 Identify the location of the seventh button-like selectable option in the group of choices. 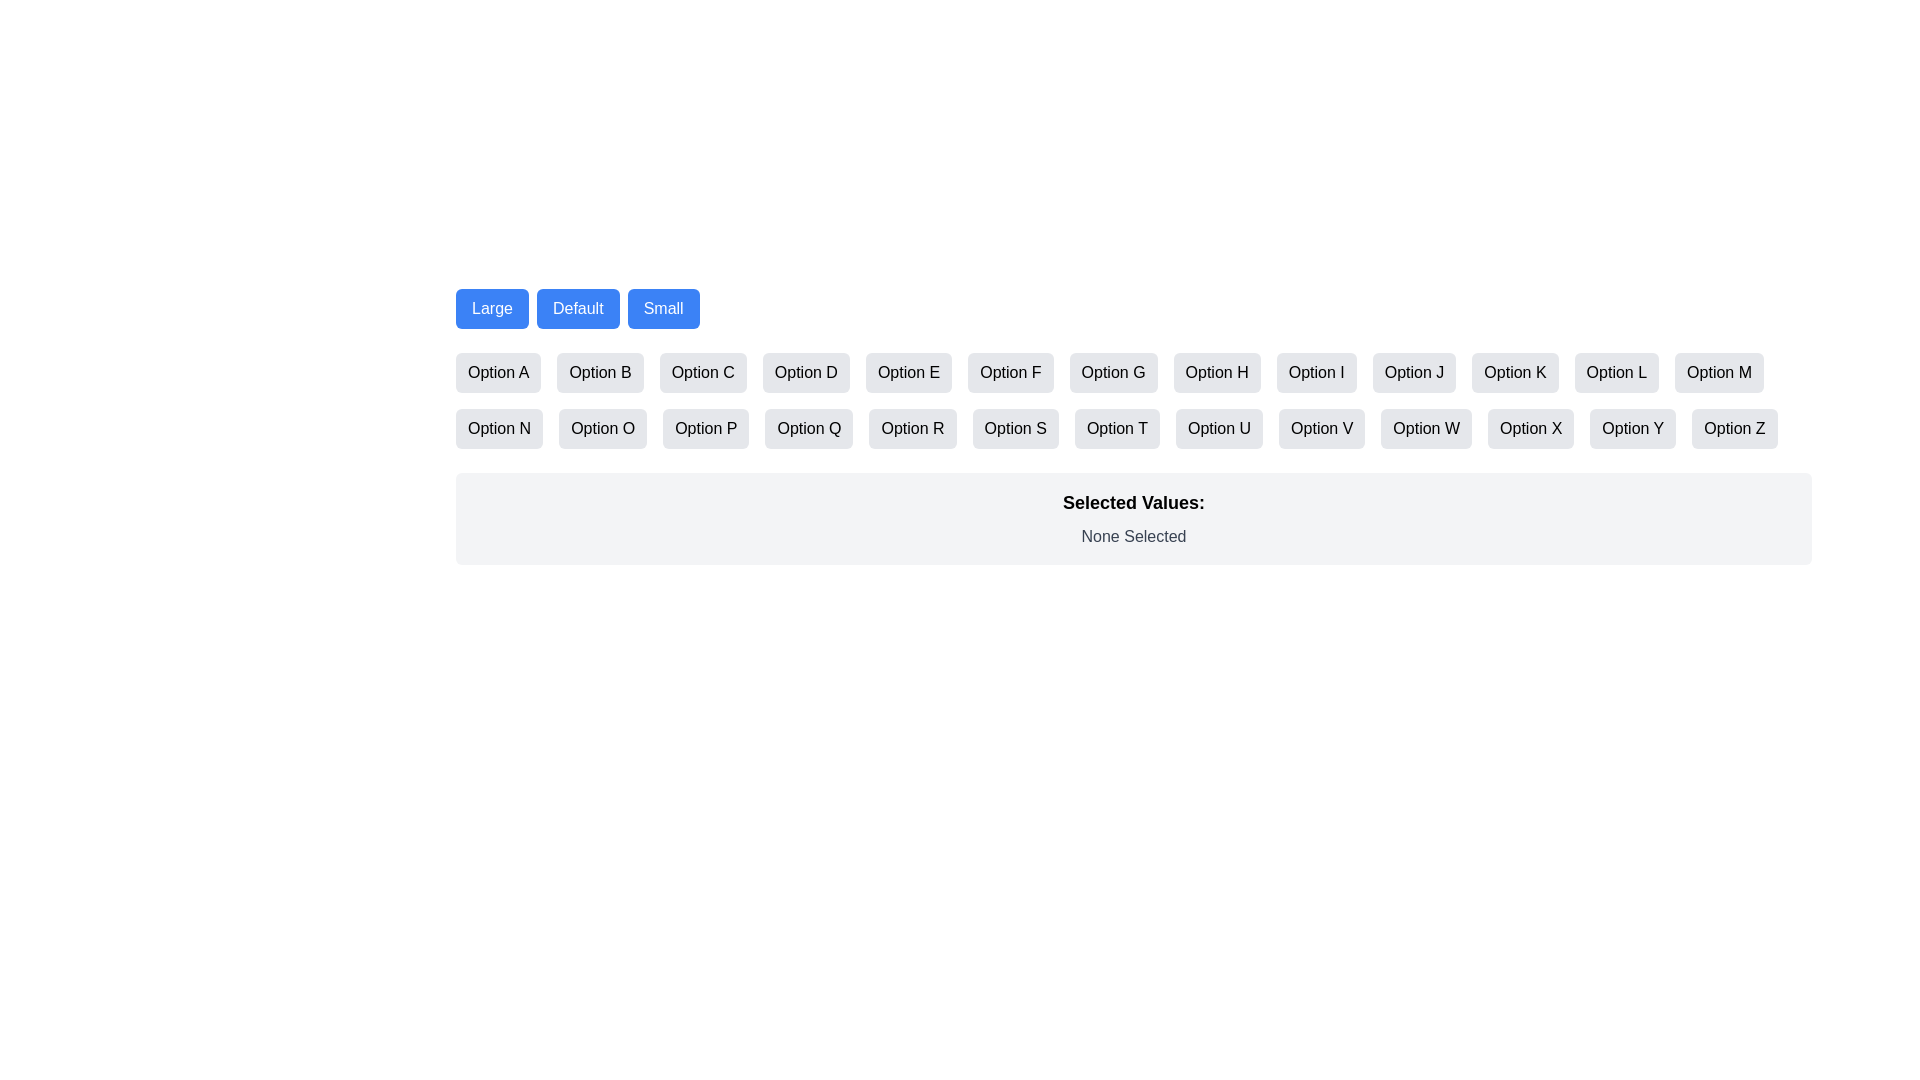
(1112, 373).